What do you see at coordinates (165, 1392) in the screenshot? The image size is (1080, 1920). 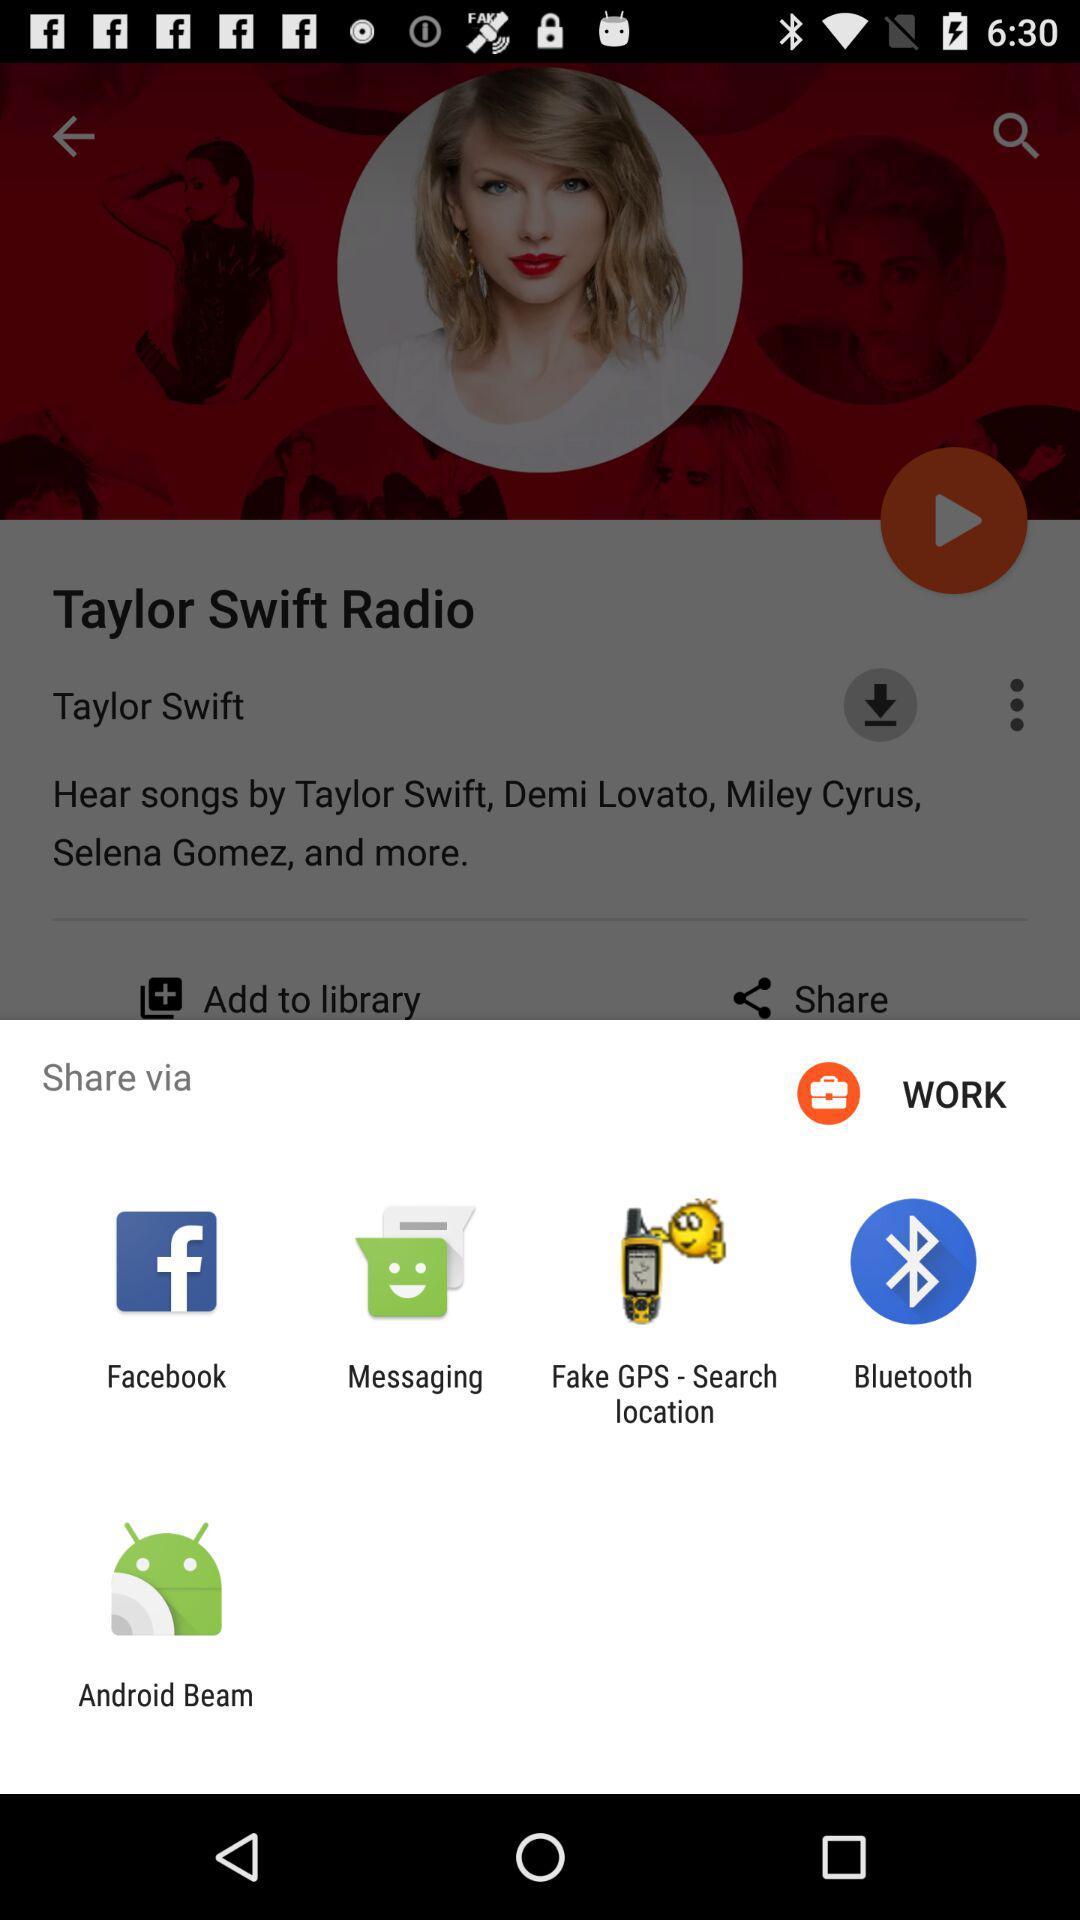 I see `facebook` at bounding box center [165, 1392].